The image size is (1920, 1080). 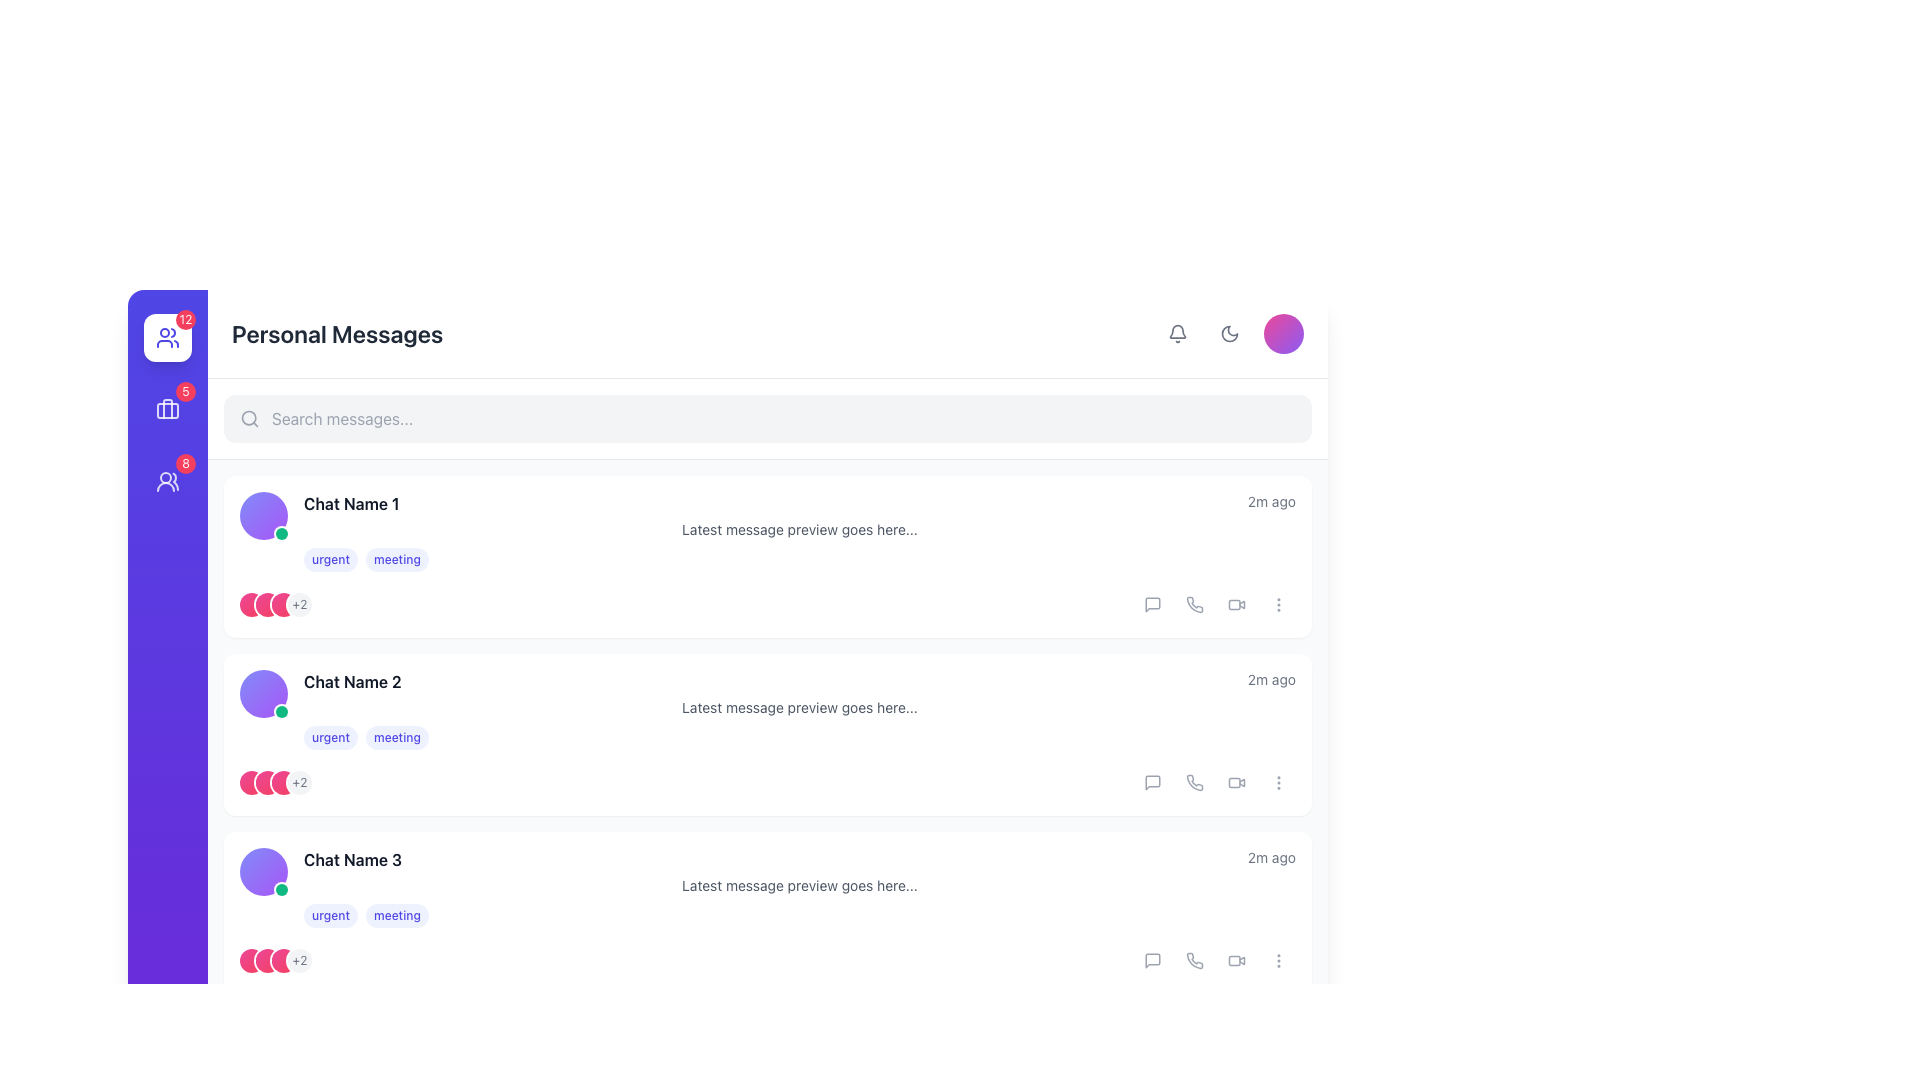 I want to click on the call button located in the third row of the chat list interface, positioned on the right side between the speech bubble icon and the video camera icon, to change its appearance, so click(x=1195, y=782).